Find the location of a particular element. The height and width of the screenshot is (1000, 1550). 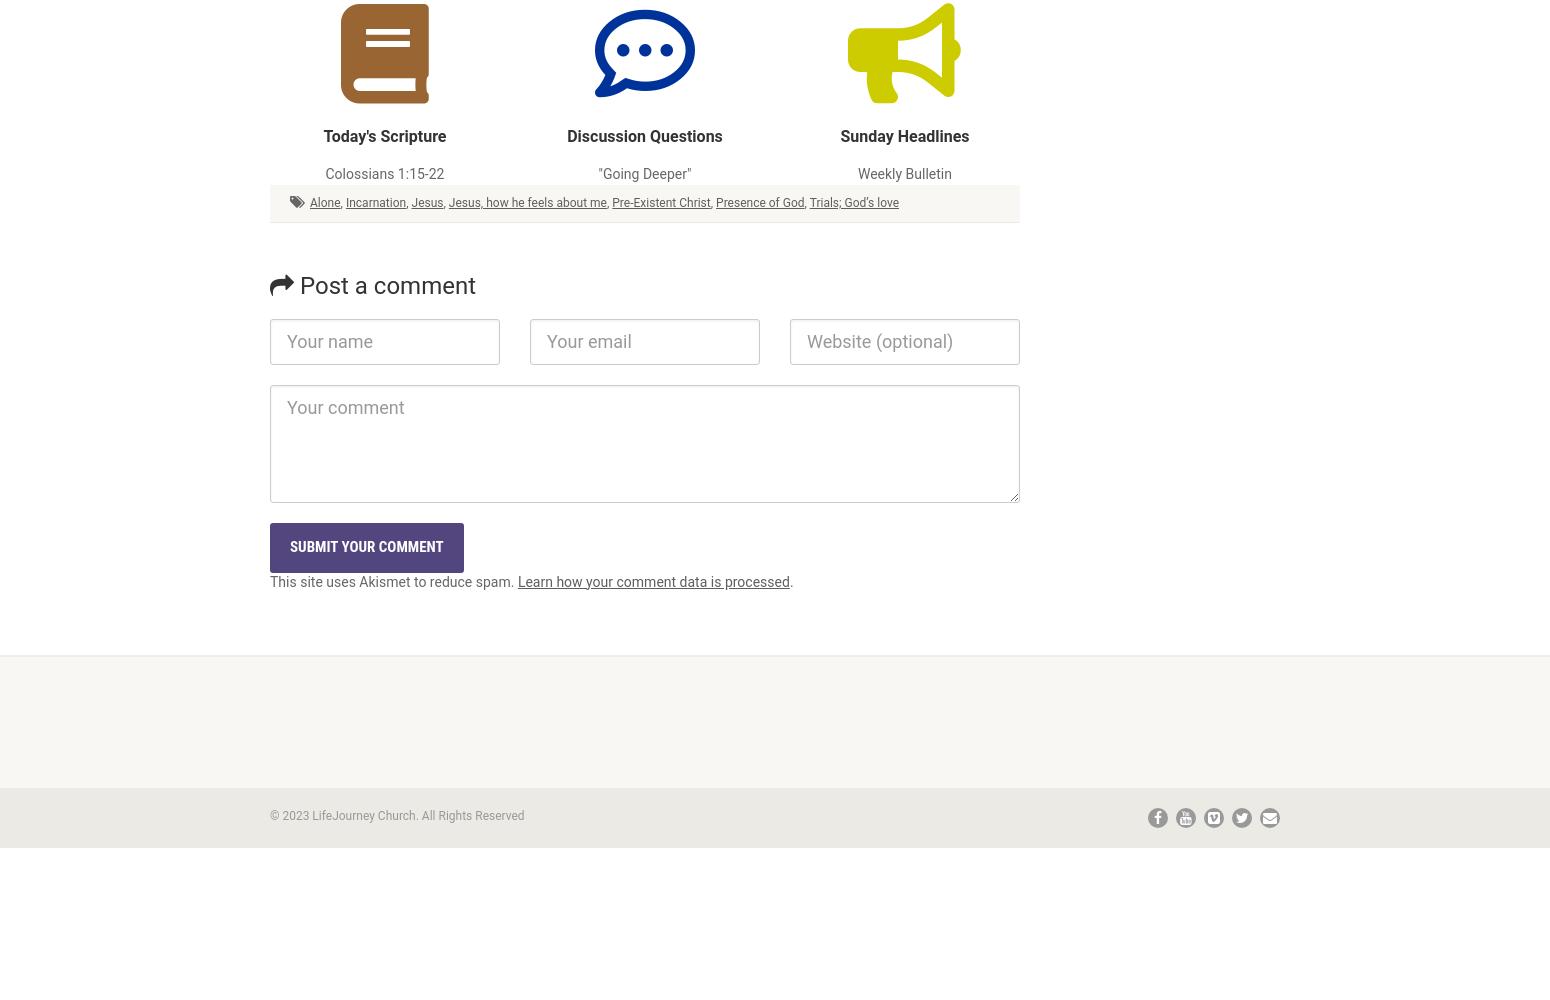

'Learn how your comment data is processed' is located at coordinates (652, 580).